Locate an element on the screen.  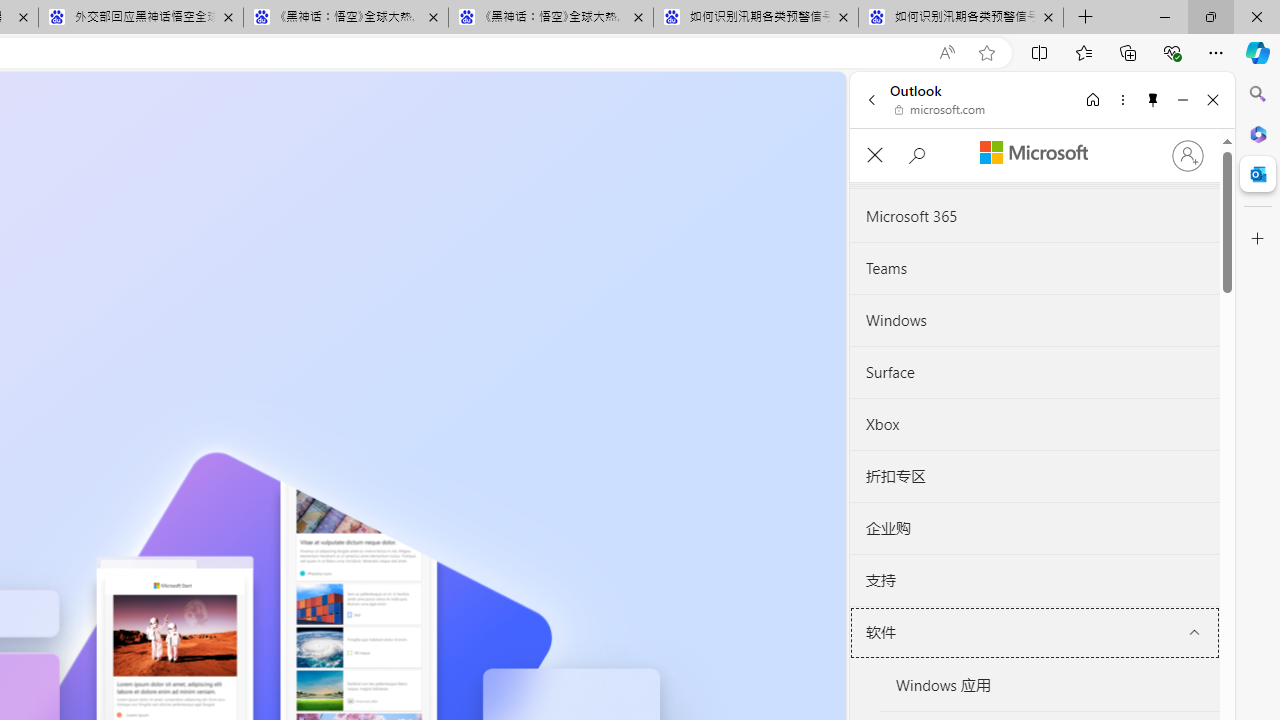
'microsoft.com' is located at coordinates (939, 110).